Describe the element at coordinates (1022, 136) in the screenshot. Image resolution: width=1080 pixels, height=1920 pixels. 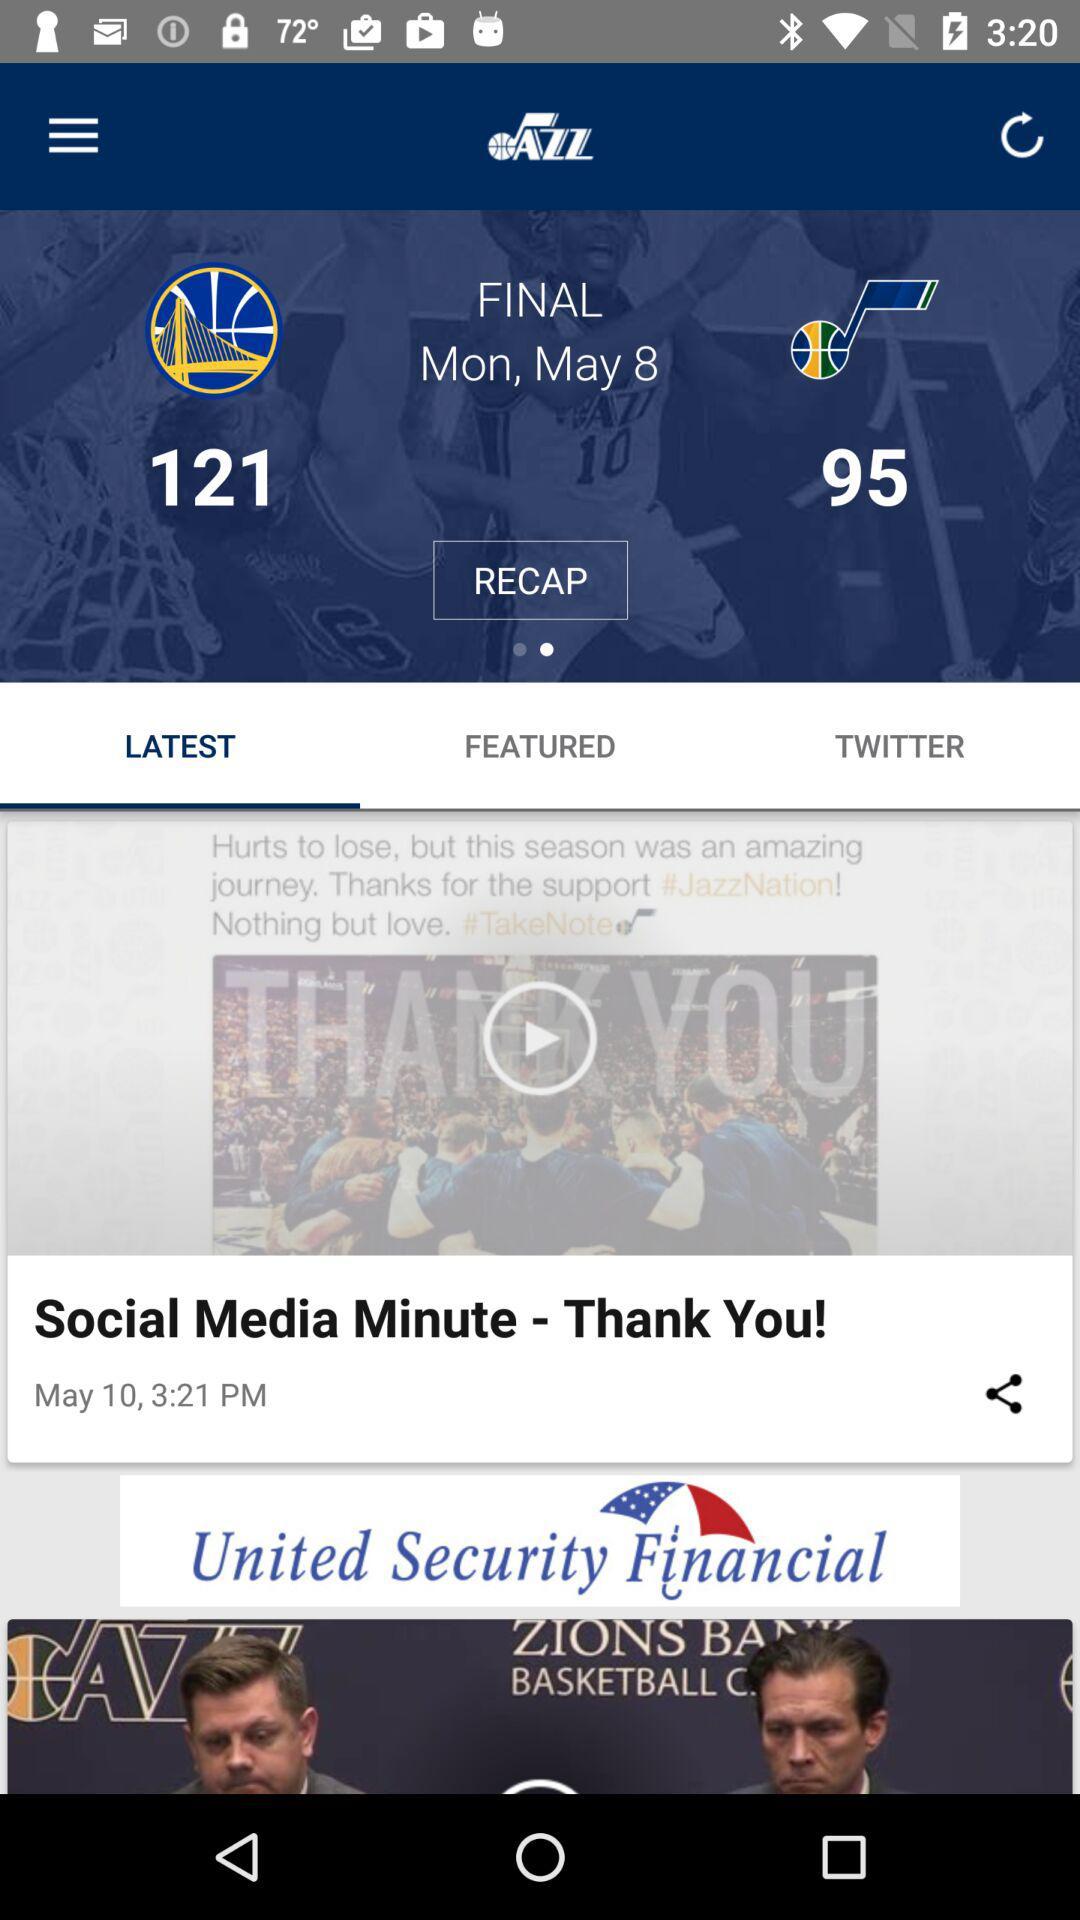
I see `refresh option below time` at that location.